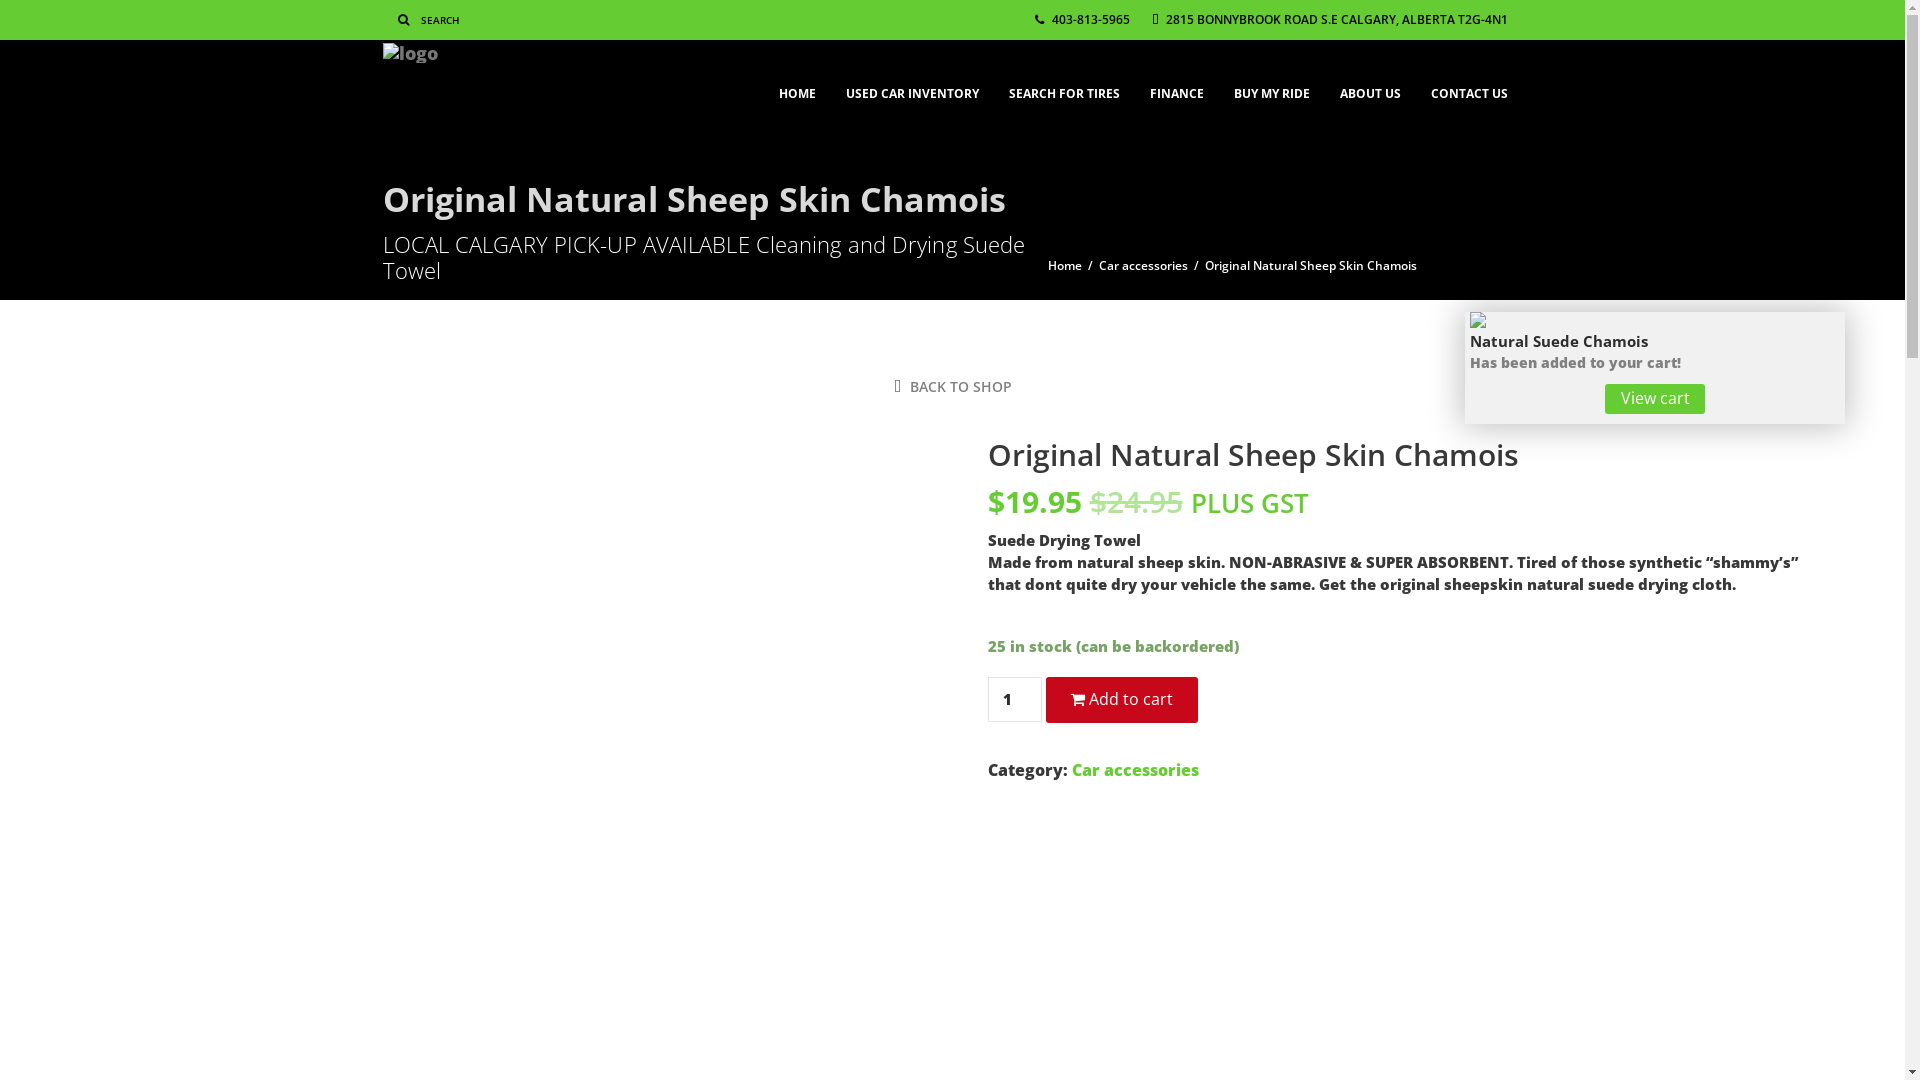 The height and width of the screenshot is (1080, 1920). Describe the element at coordinates (892, 386) in the screenshot. I see `'BACK TO SHOP'` at that location.